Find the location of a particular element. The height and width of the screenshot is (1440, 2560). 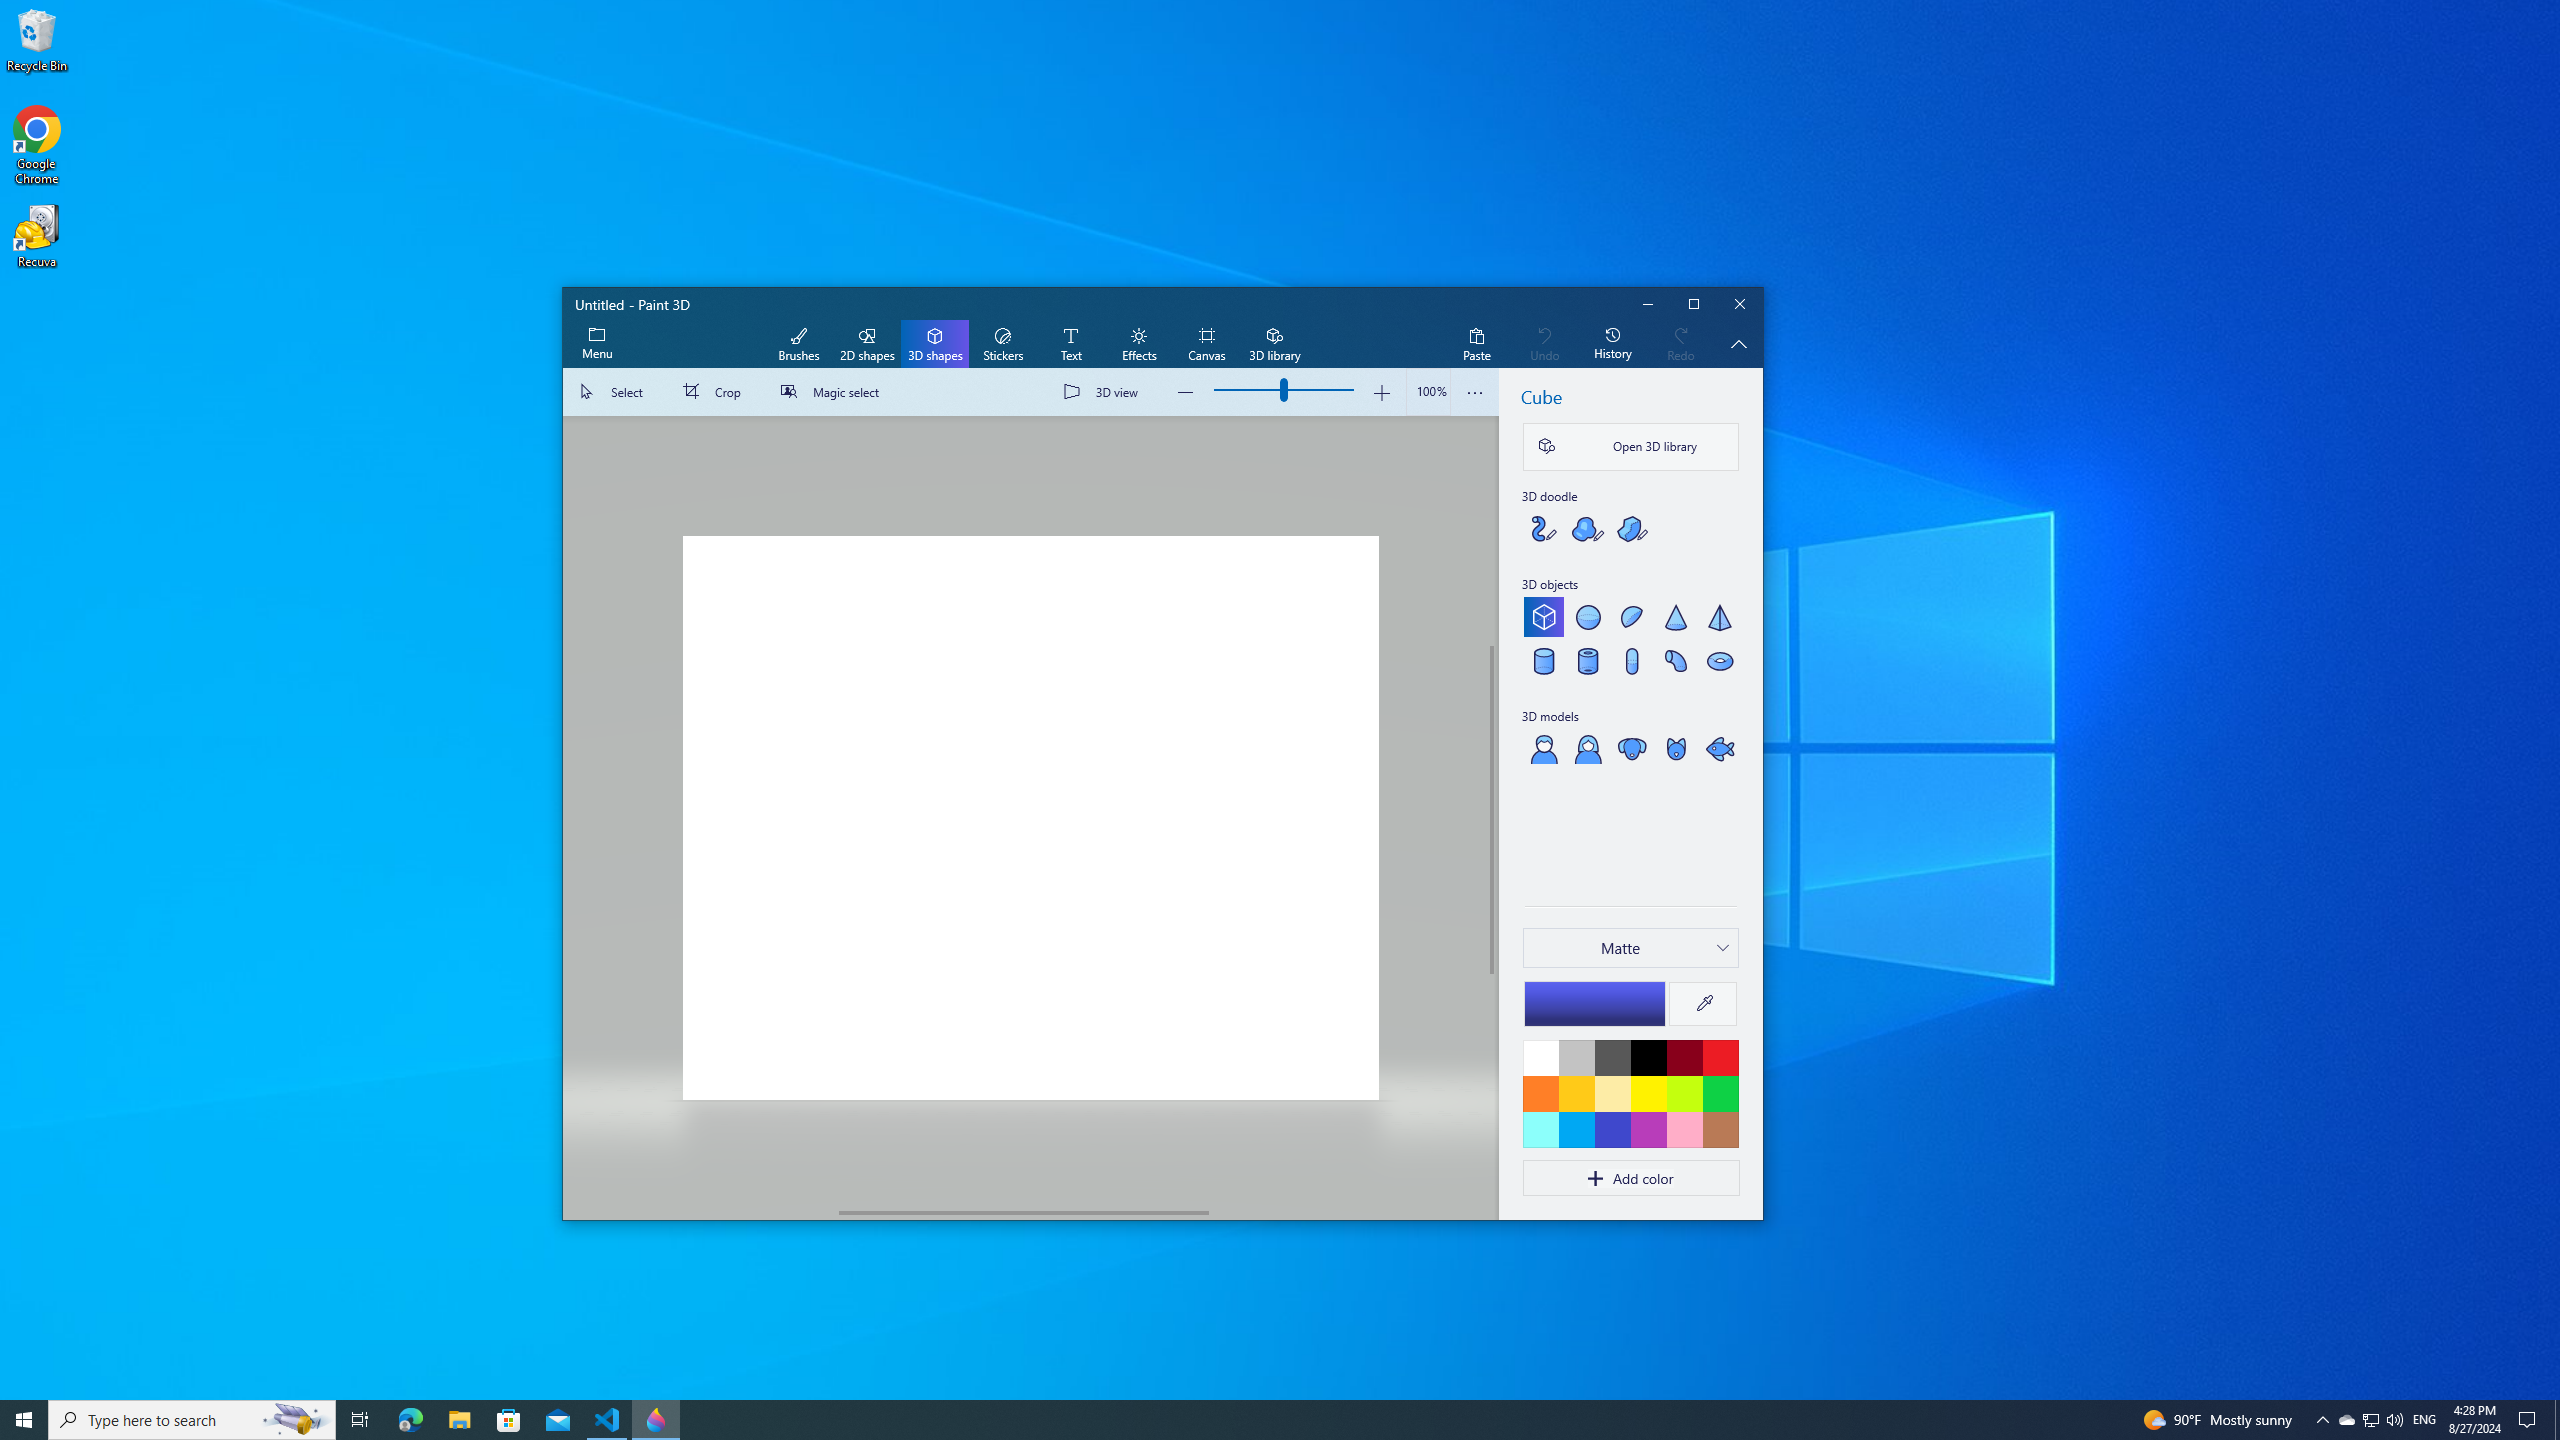

'Rose' is located at coordinates (1683, 1129).